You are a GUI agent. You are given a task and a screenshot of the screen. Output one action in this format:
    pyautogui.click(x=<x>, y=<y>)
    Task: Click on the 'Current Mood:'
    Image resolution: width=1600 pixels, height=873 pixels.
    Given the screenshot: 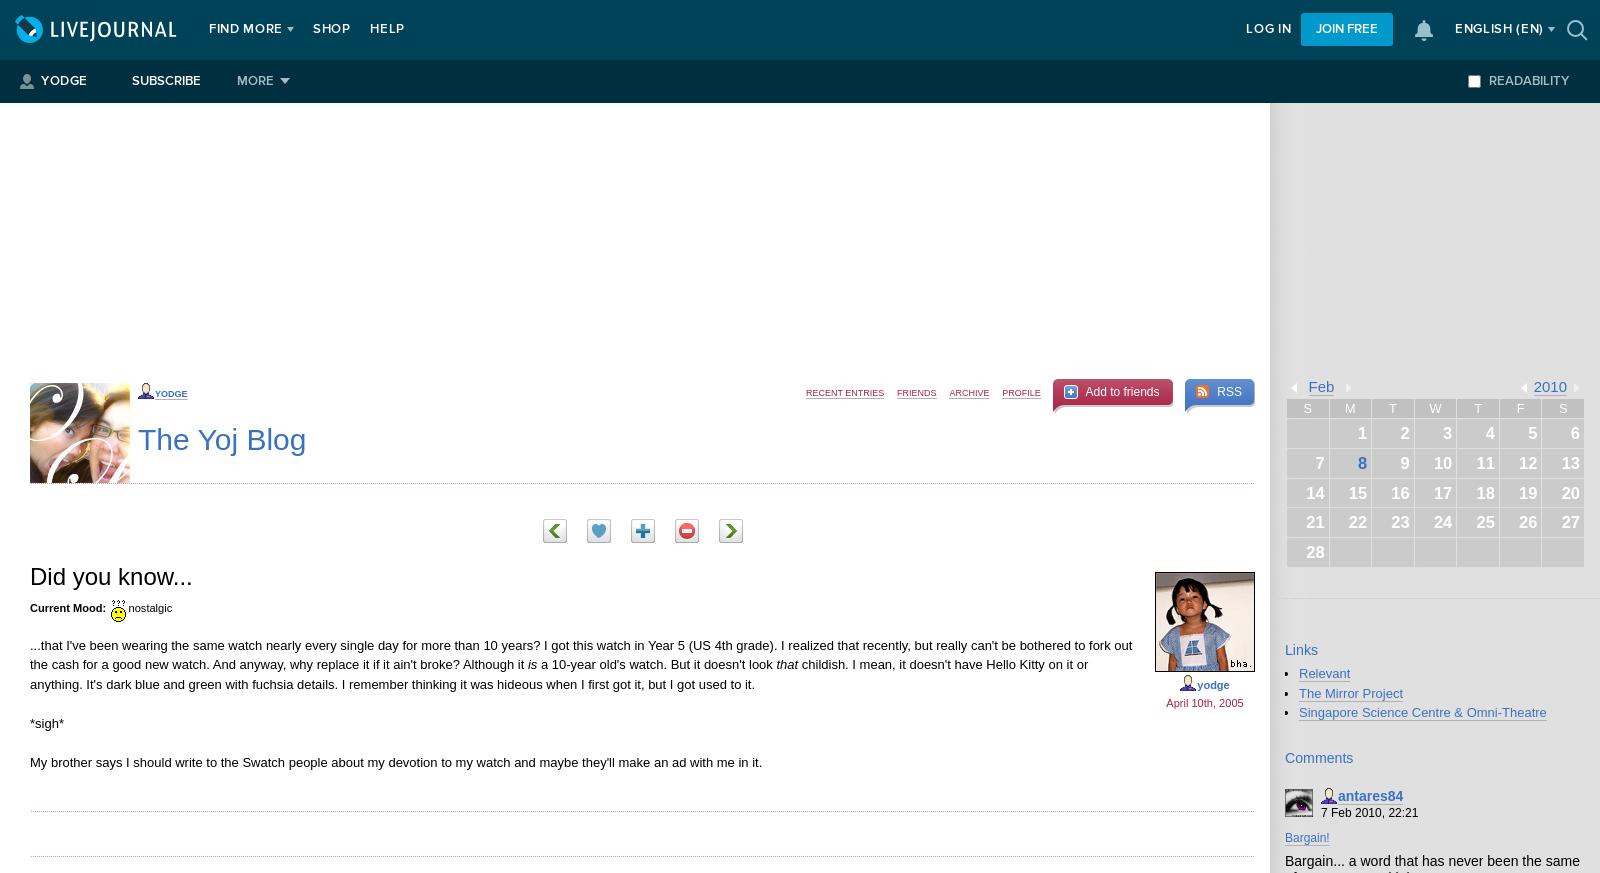 What is the action you would take?
    pyautogui.click(x=67, y=606)
    